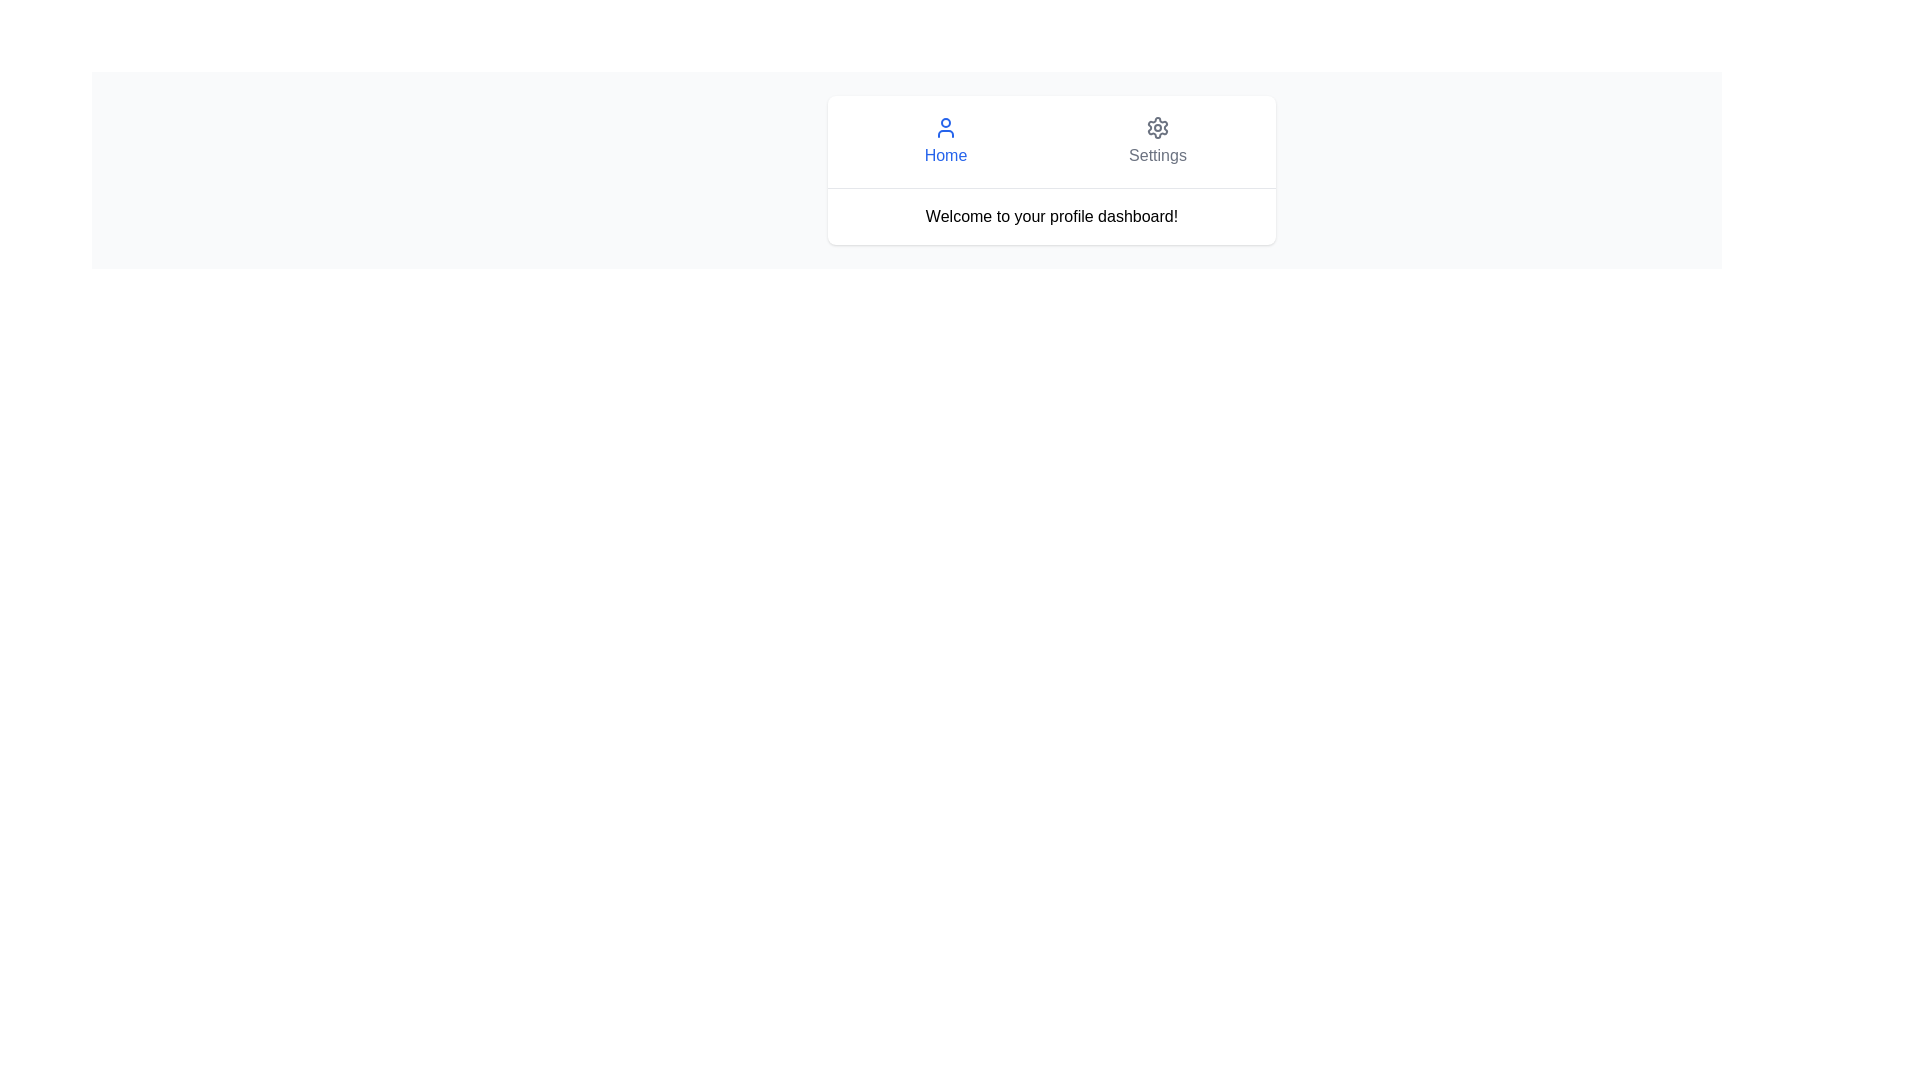 The width and height of the screenshot is (1920, 1080). Describe the element at coordinates (1157, 127) in the screenshot. I see `the gear-shaped icon located in the upper right area of the profile dashboard, adjacent to the 'Settings' label` at that location.